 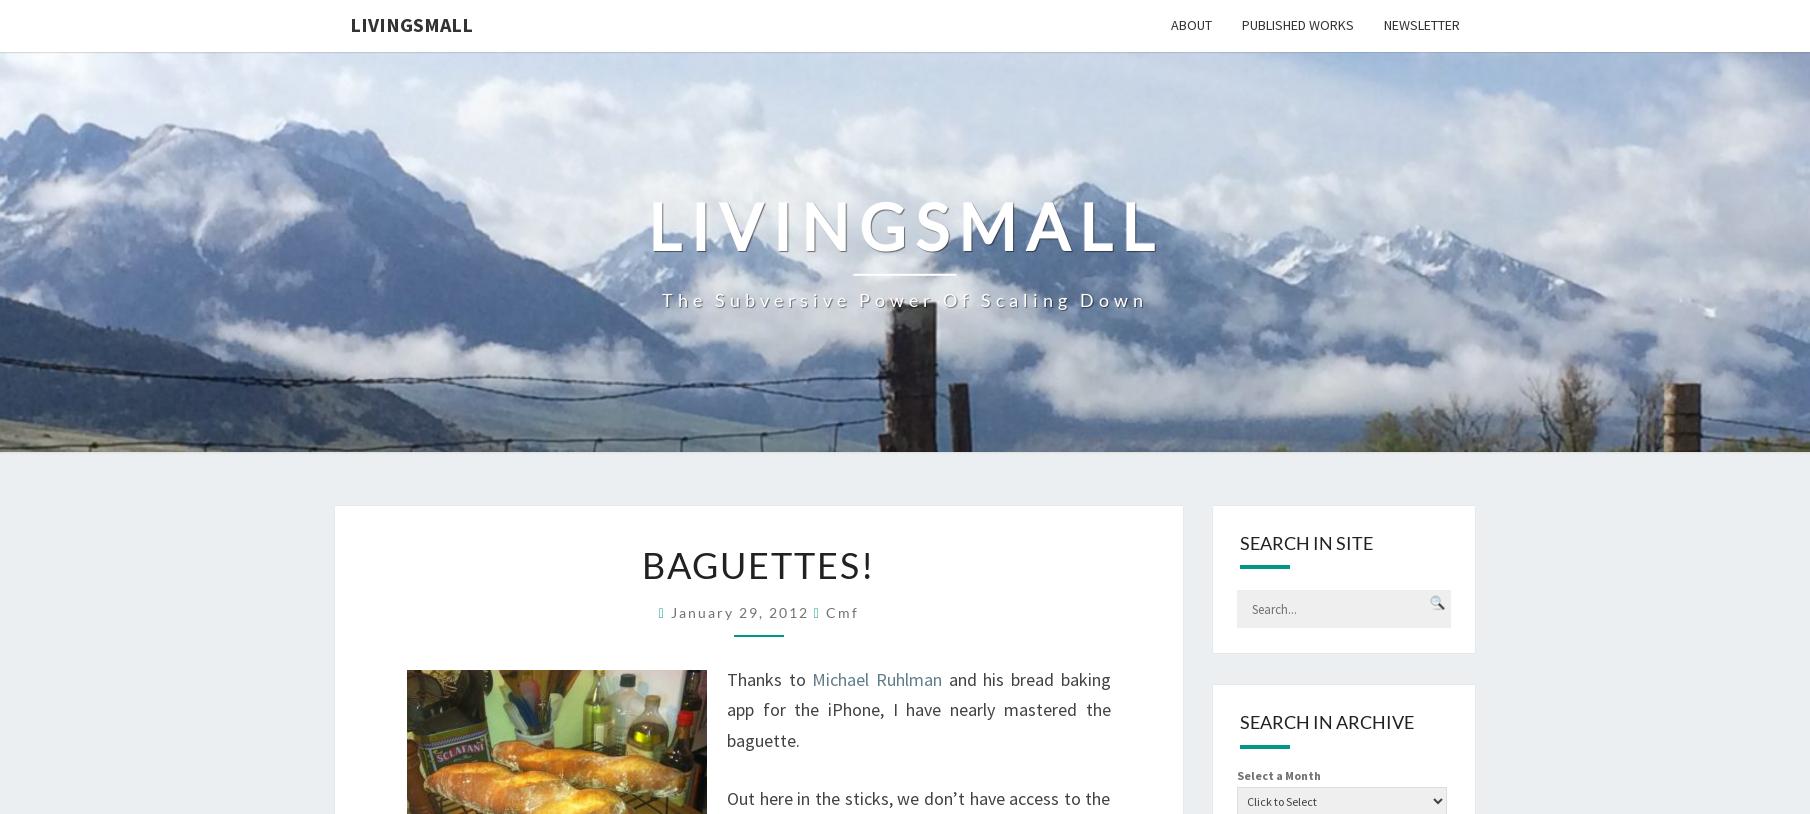 I want to click on 'Baguettes!', so click(x=641, y=563).